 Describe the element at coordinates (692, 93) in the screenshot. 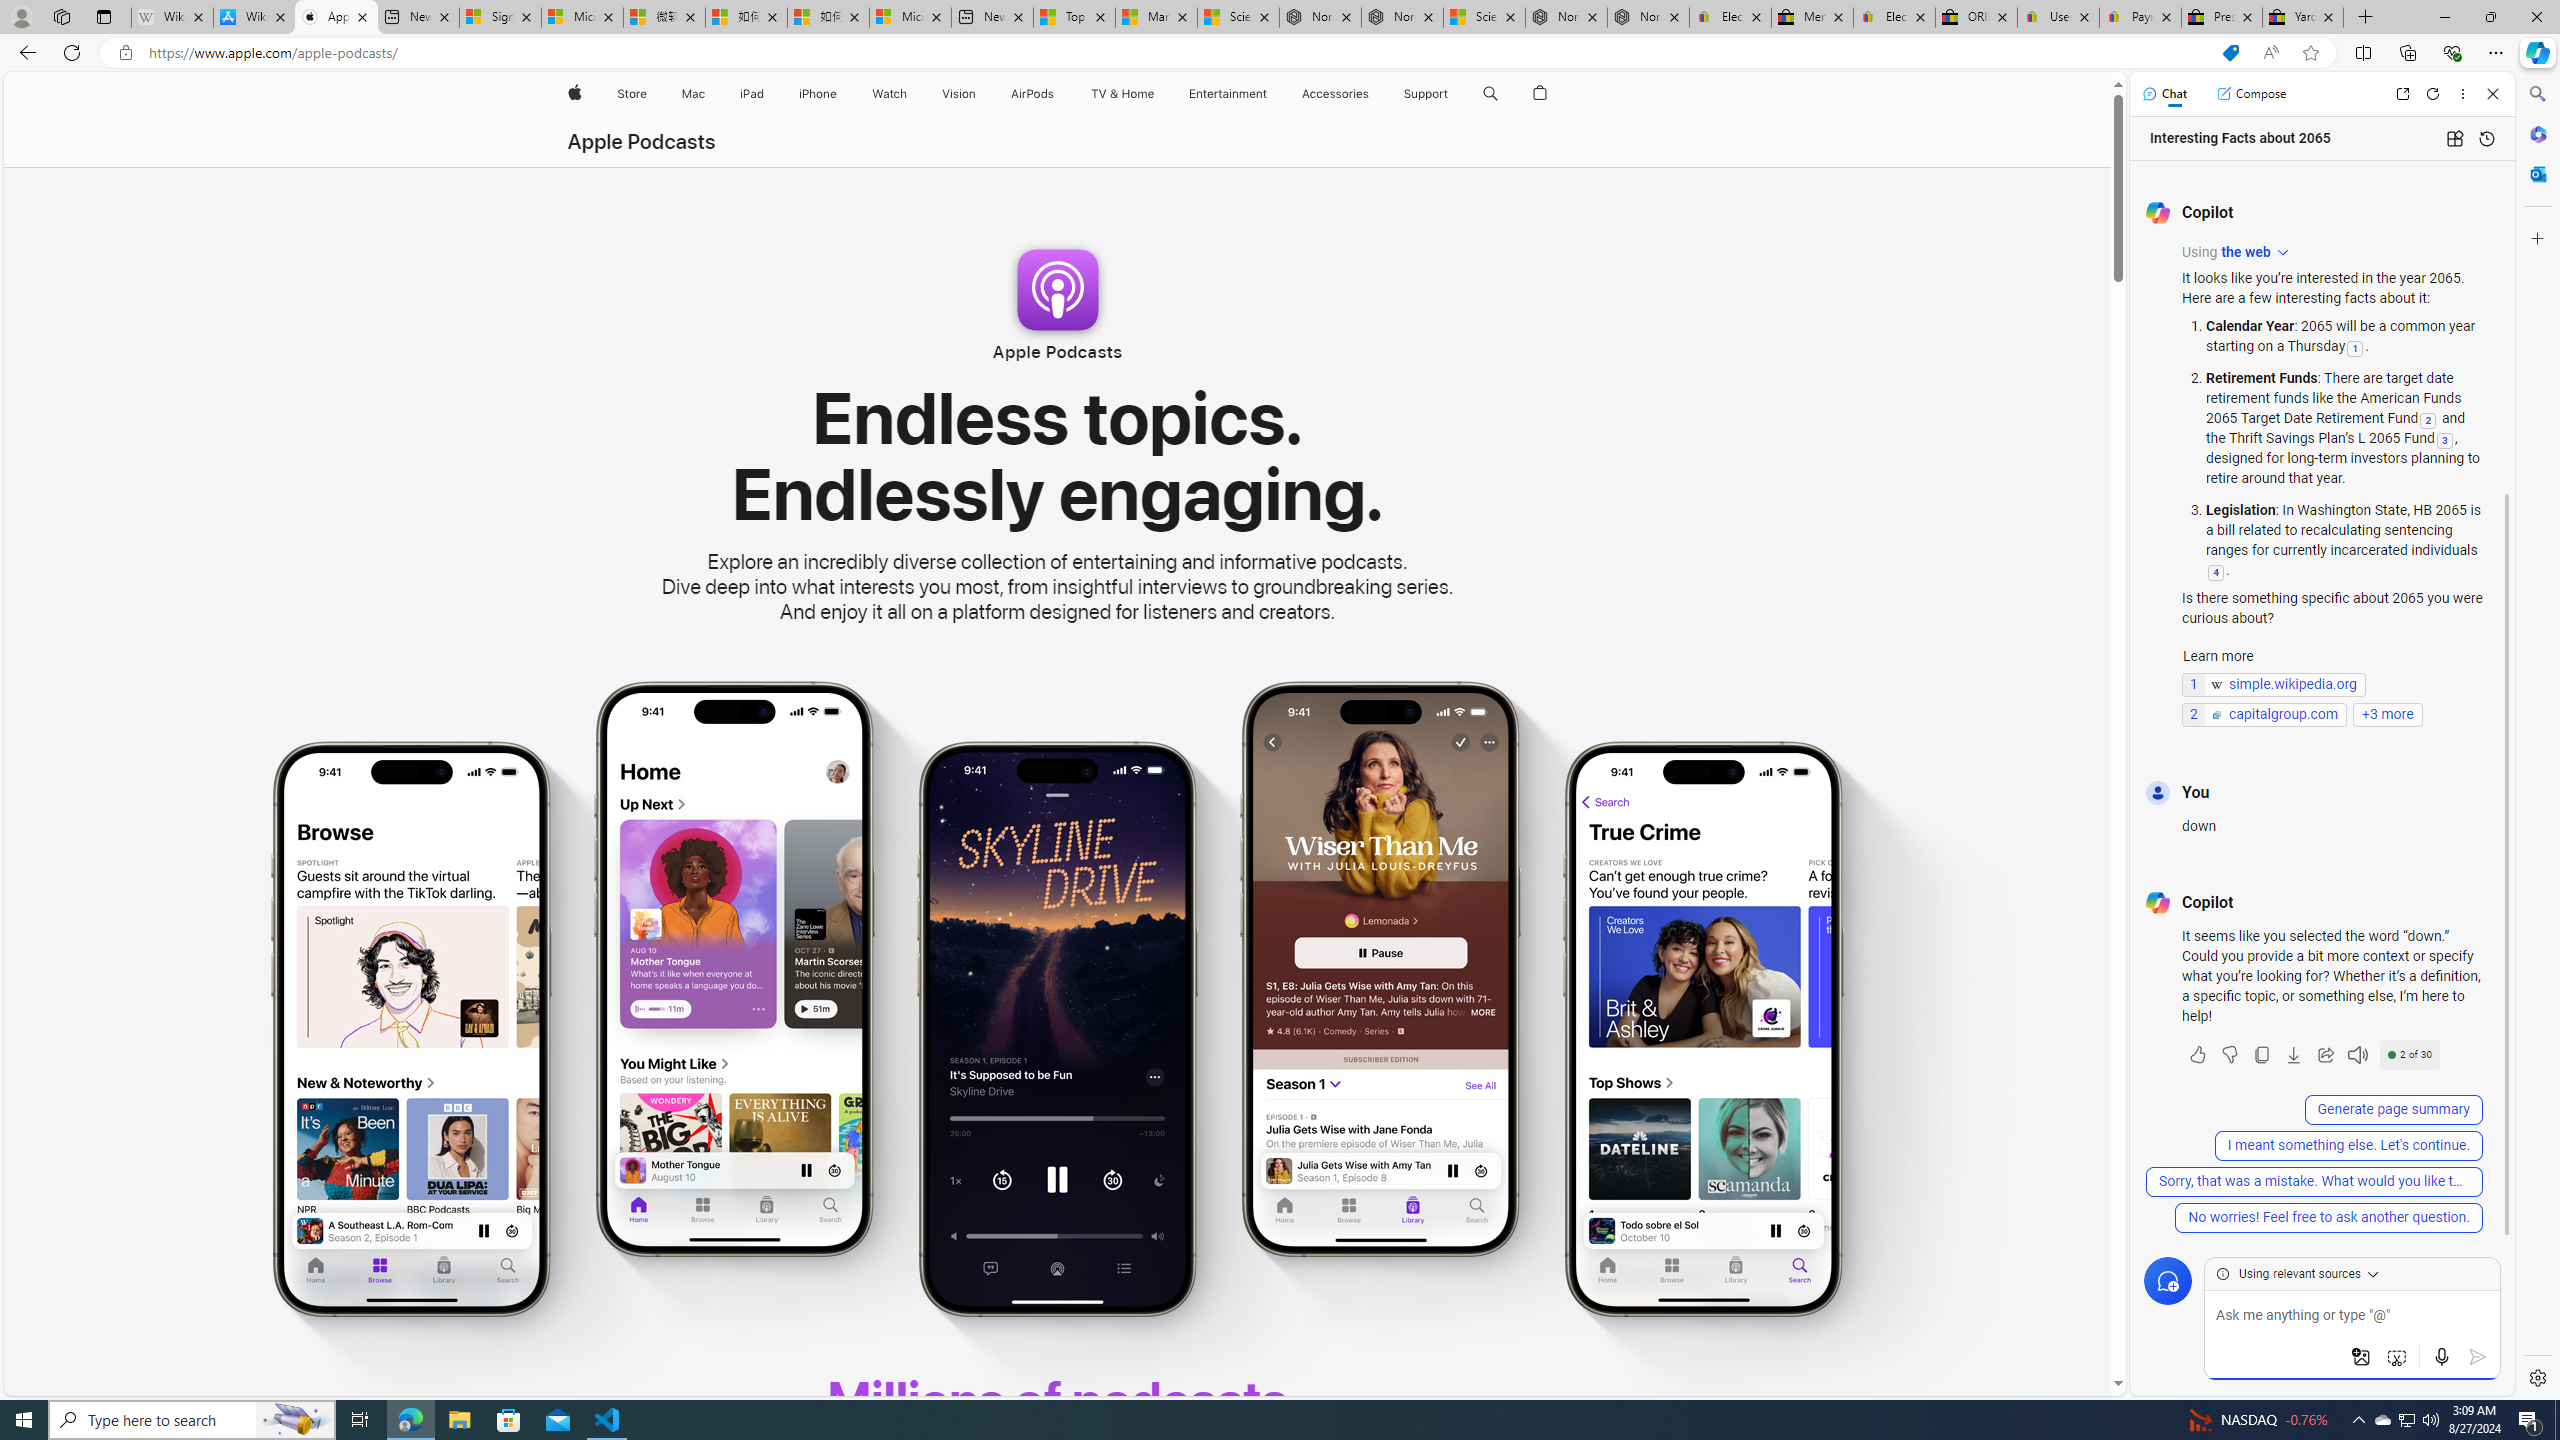

I see `'Mac'` at that location.